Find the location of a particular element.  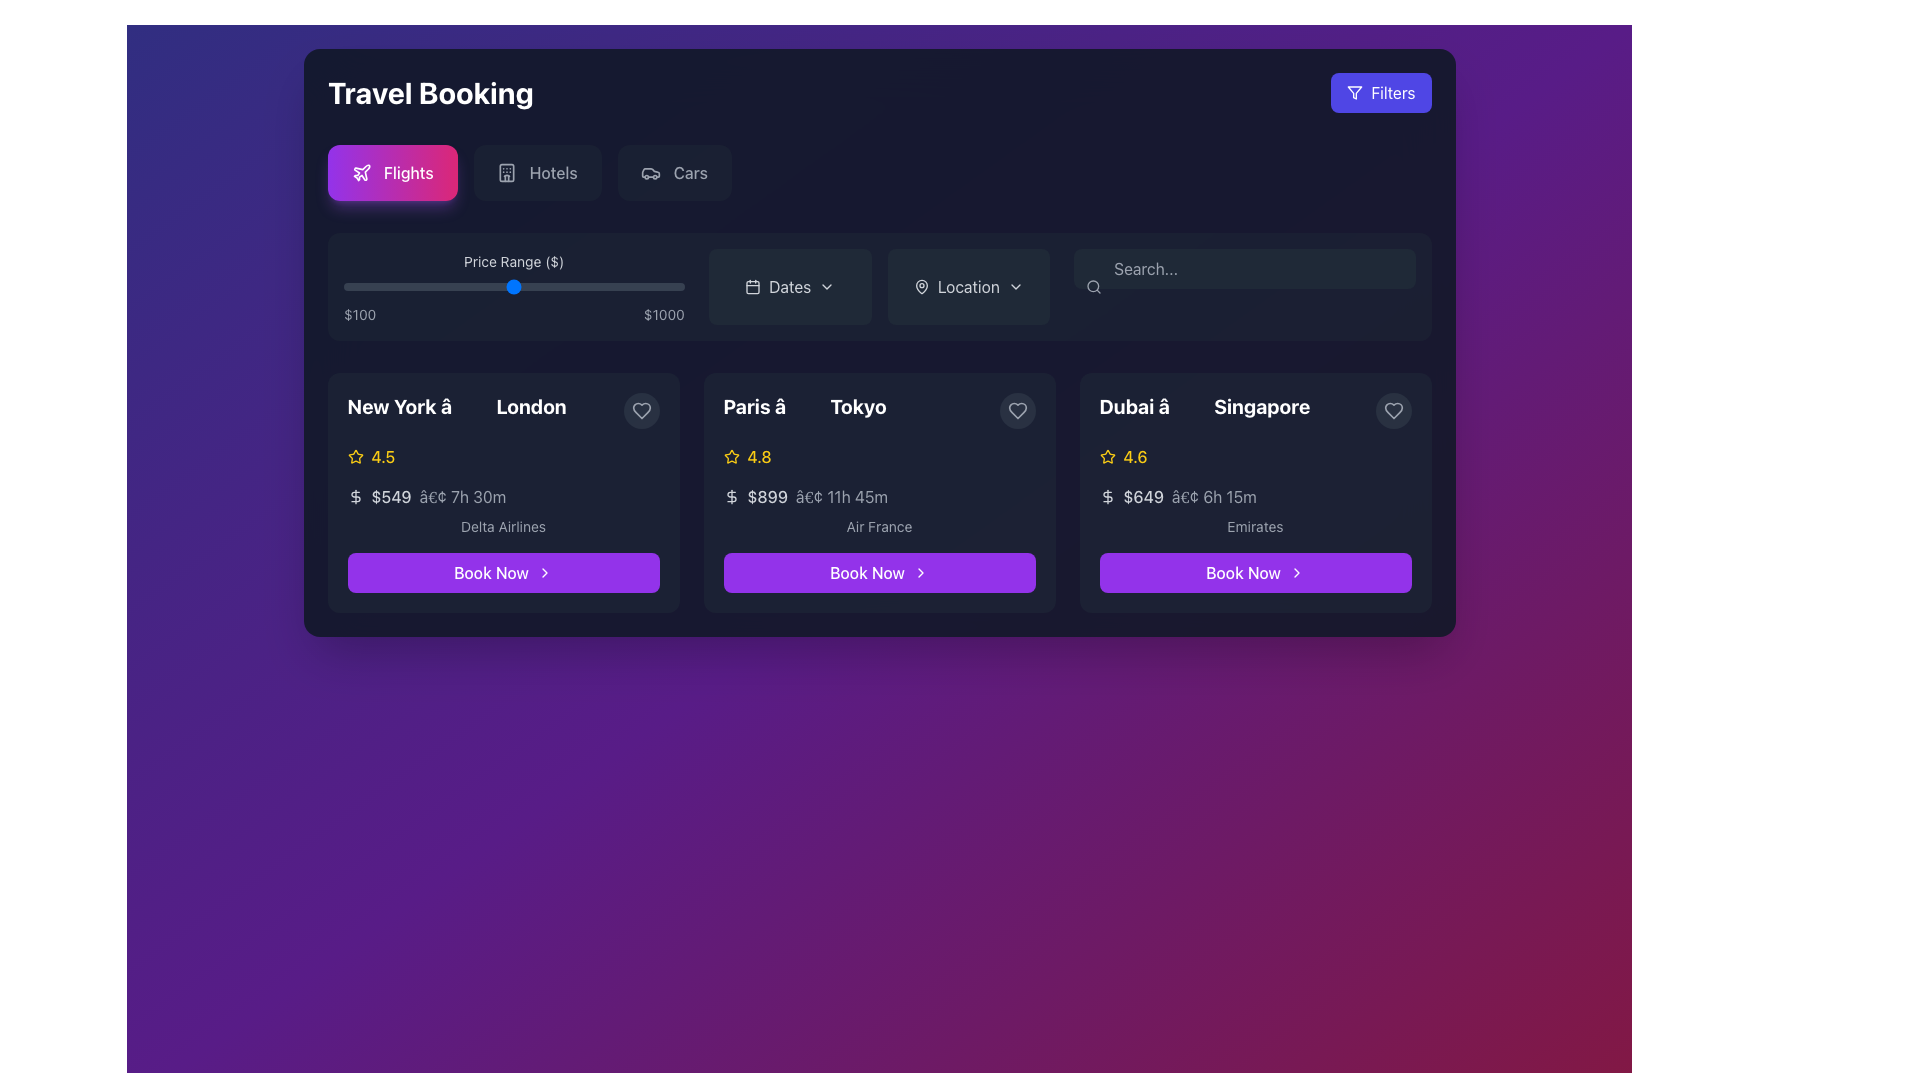

the text label displaying 'New York → London' which is located at the top-left section of the card, above the rating and price details is located at coordinates (503, 410).